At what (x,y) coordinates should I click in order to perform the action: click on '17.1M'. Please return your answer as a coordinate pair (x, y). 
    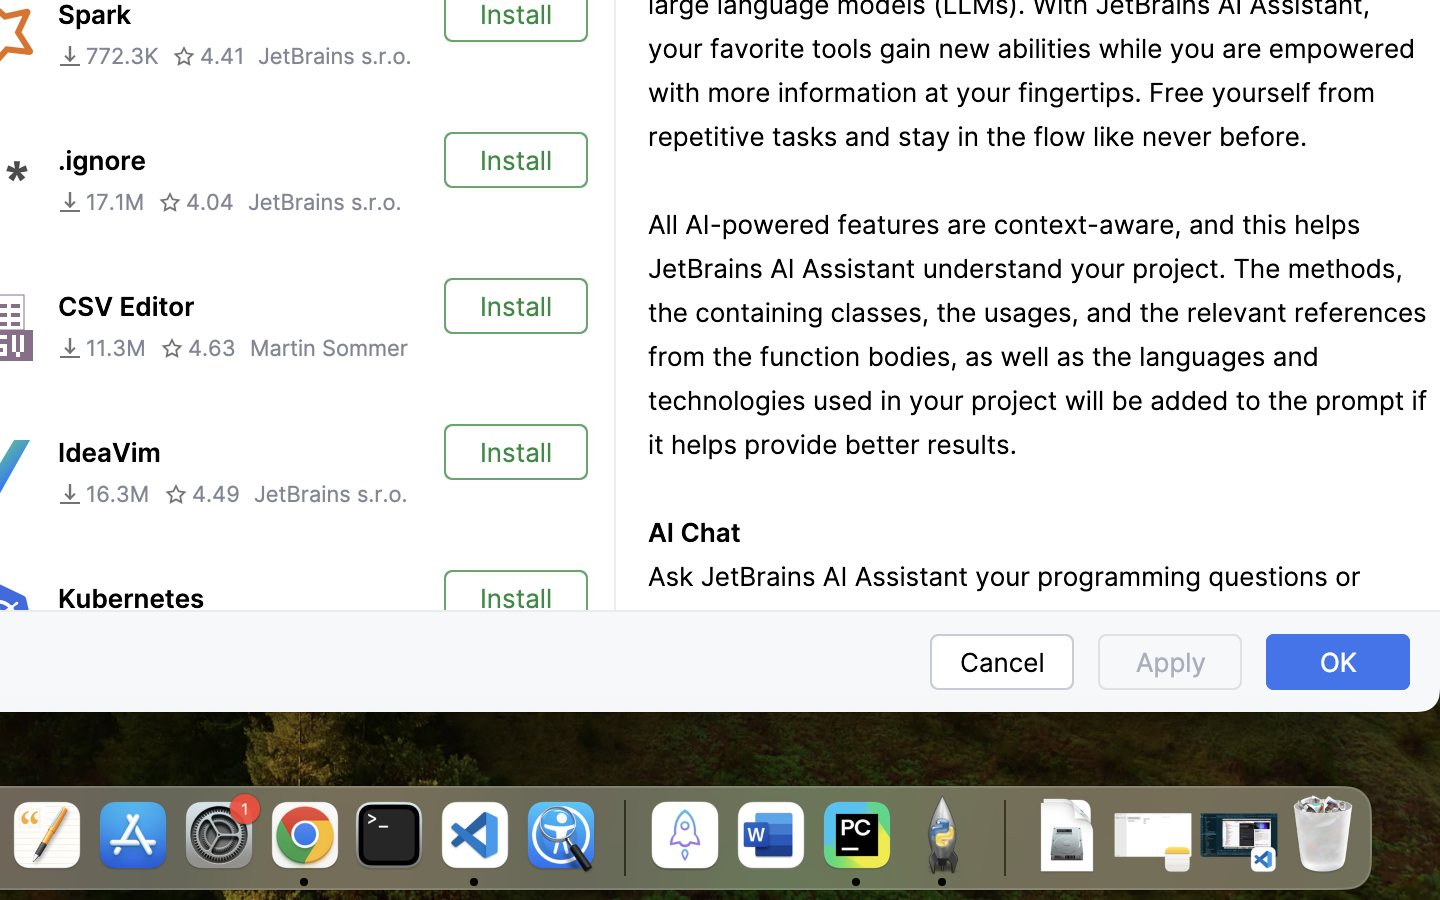
    Looking at the image, I should click on (100, 201).